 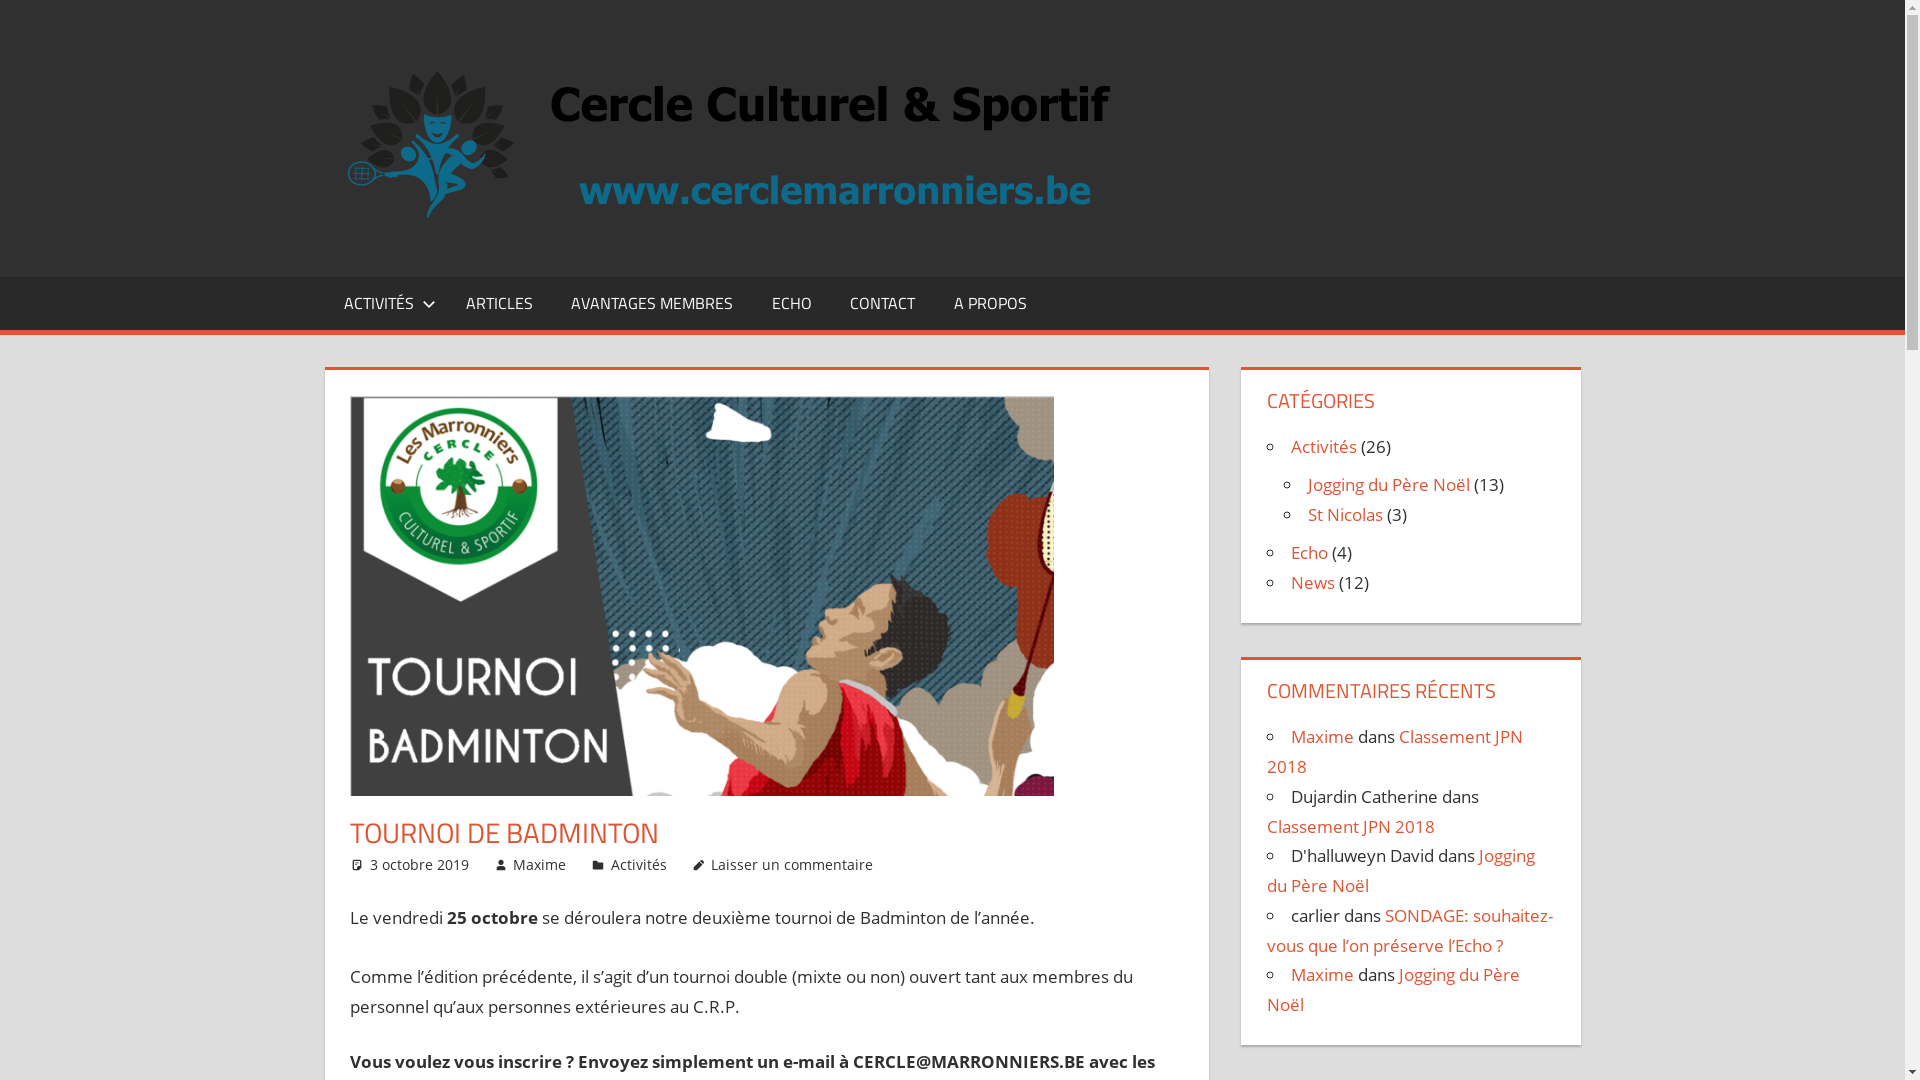 What do you see at coordinates (539, 863) in the screenshot?
I see `'Maxime'` at bounding box center [539, 863].